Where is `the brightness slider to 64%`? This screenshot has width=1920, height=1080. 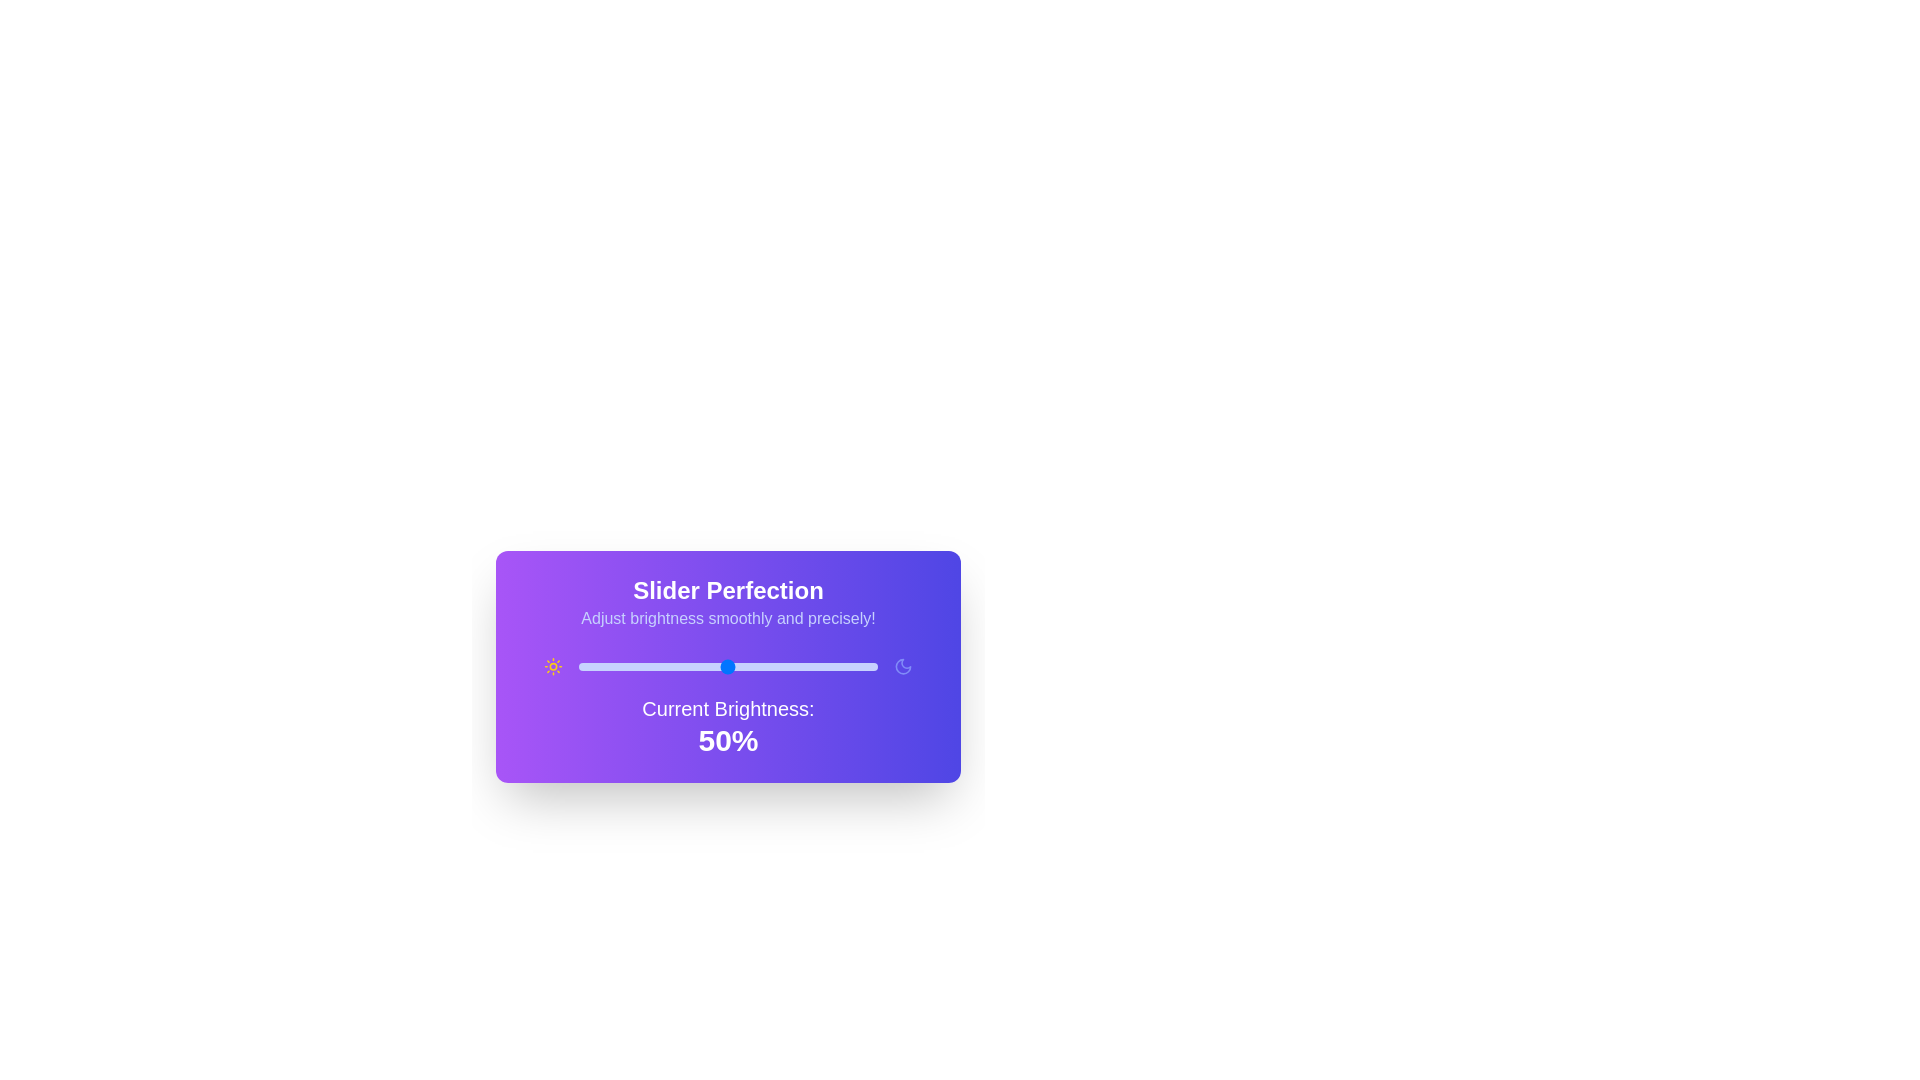
the brightness slider to 64% is located at coordinates (768, 667).